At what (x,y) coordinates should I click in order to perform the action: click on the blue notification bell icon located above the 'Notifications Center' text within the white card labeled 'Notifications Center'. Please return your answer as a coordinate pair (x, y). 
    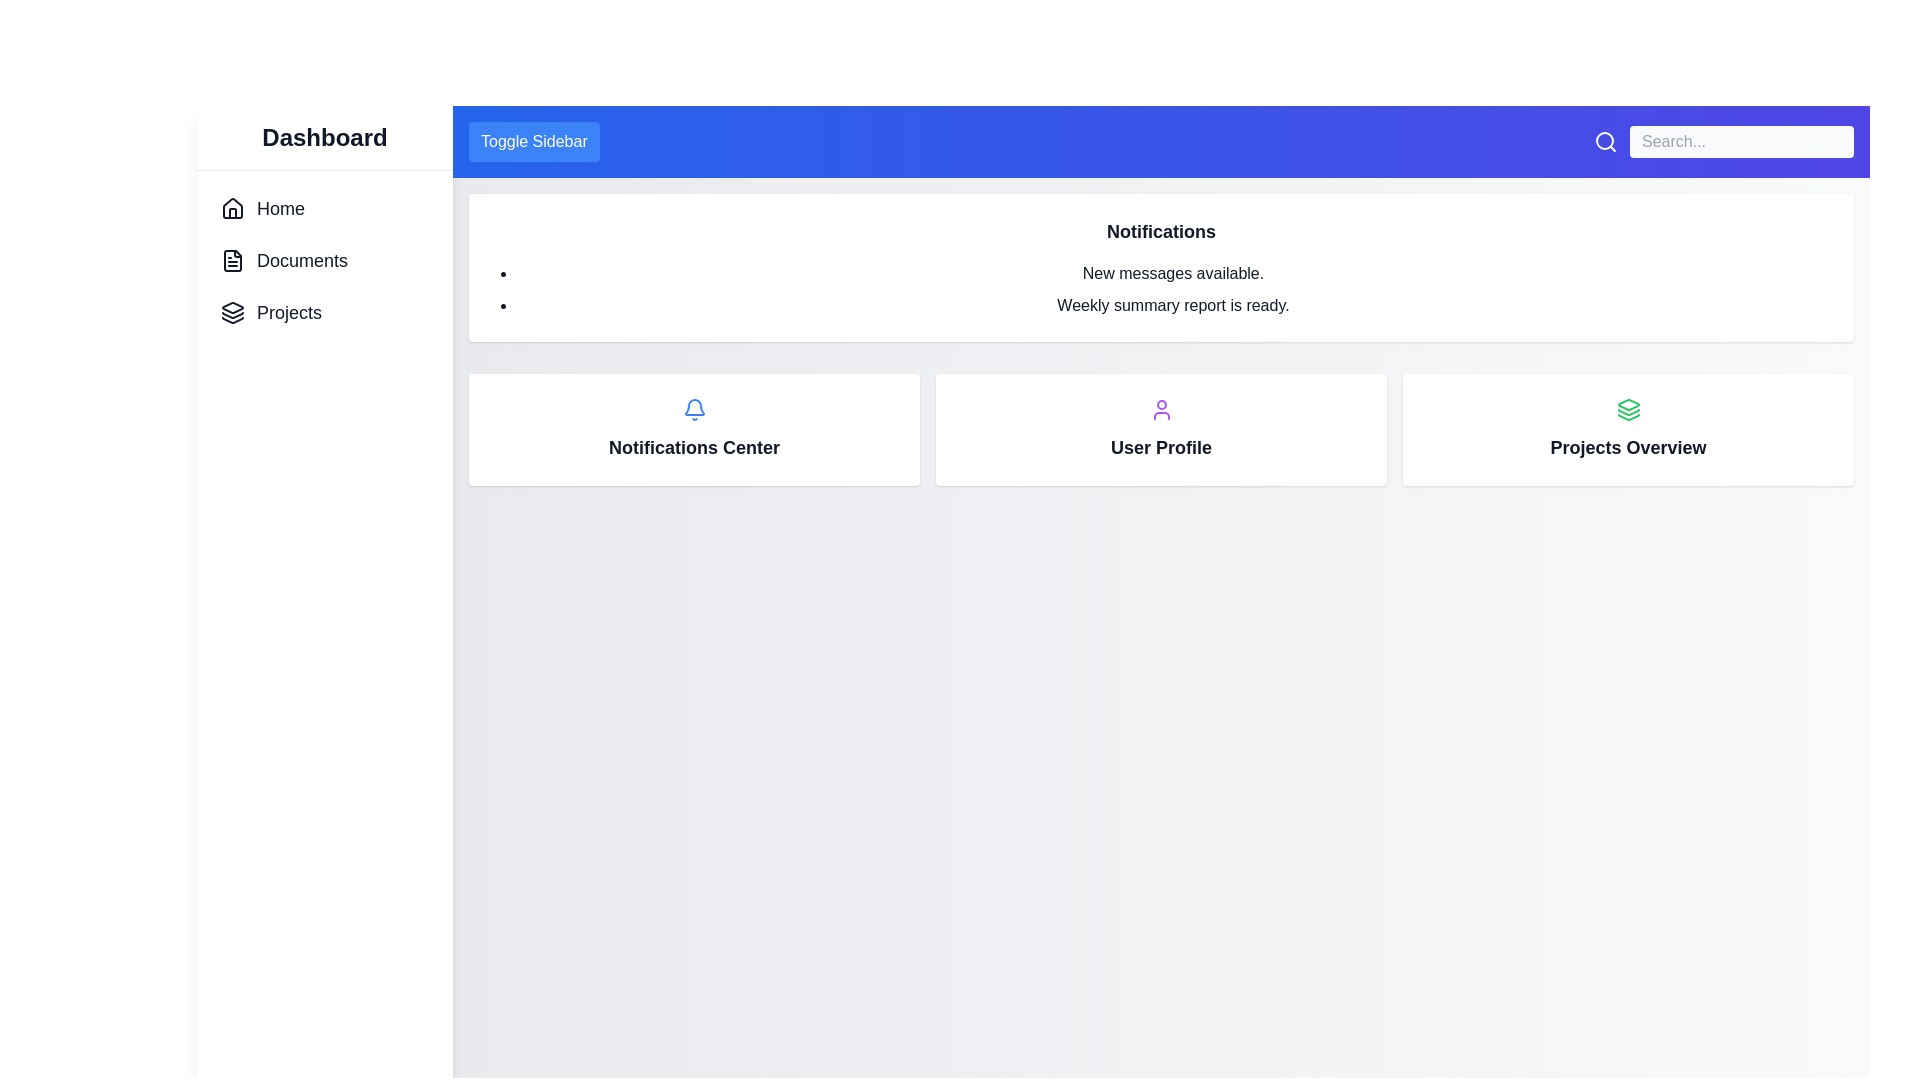
    Looking at the image, I should click on (694, 408).